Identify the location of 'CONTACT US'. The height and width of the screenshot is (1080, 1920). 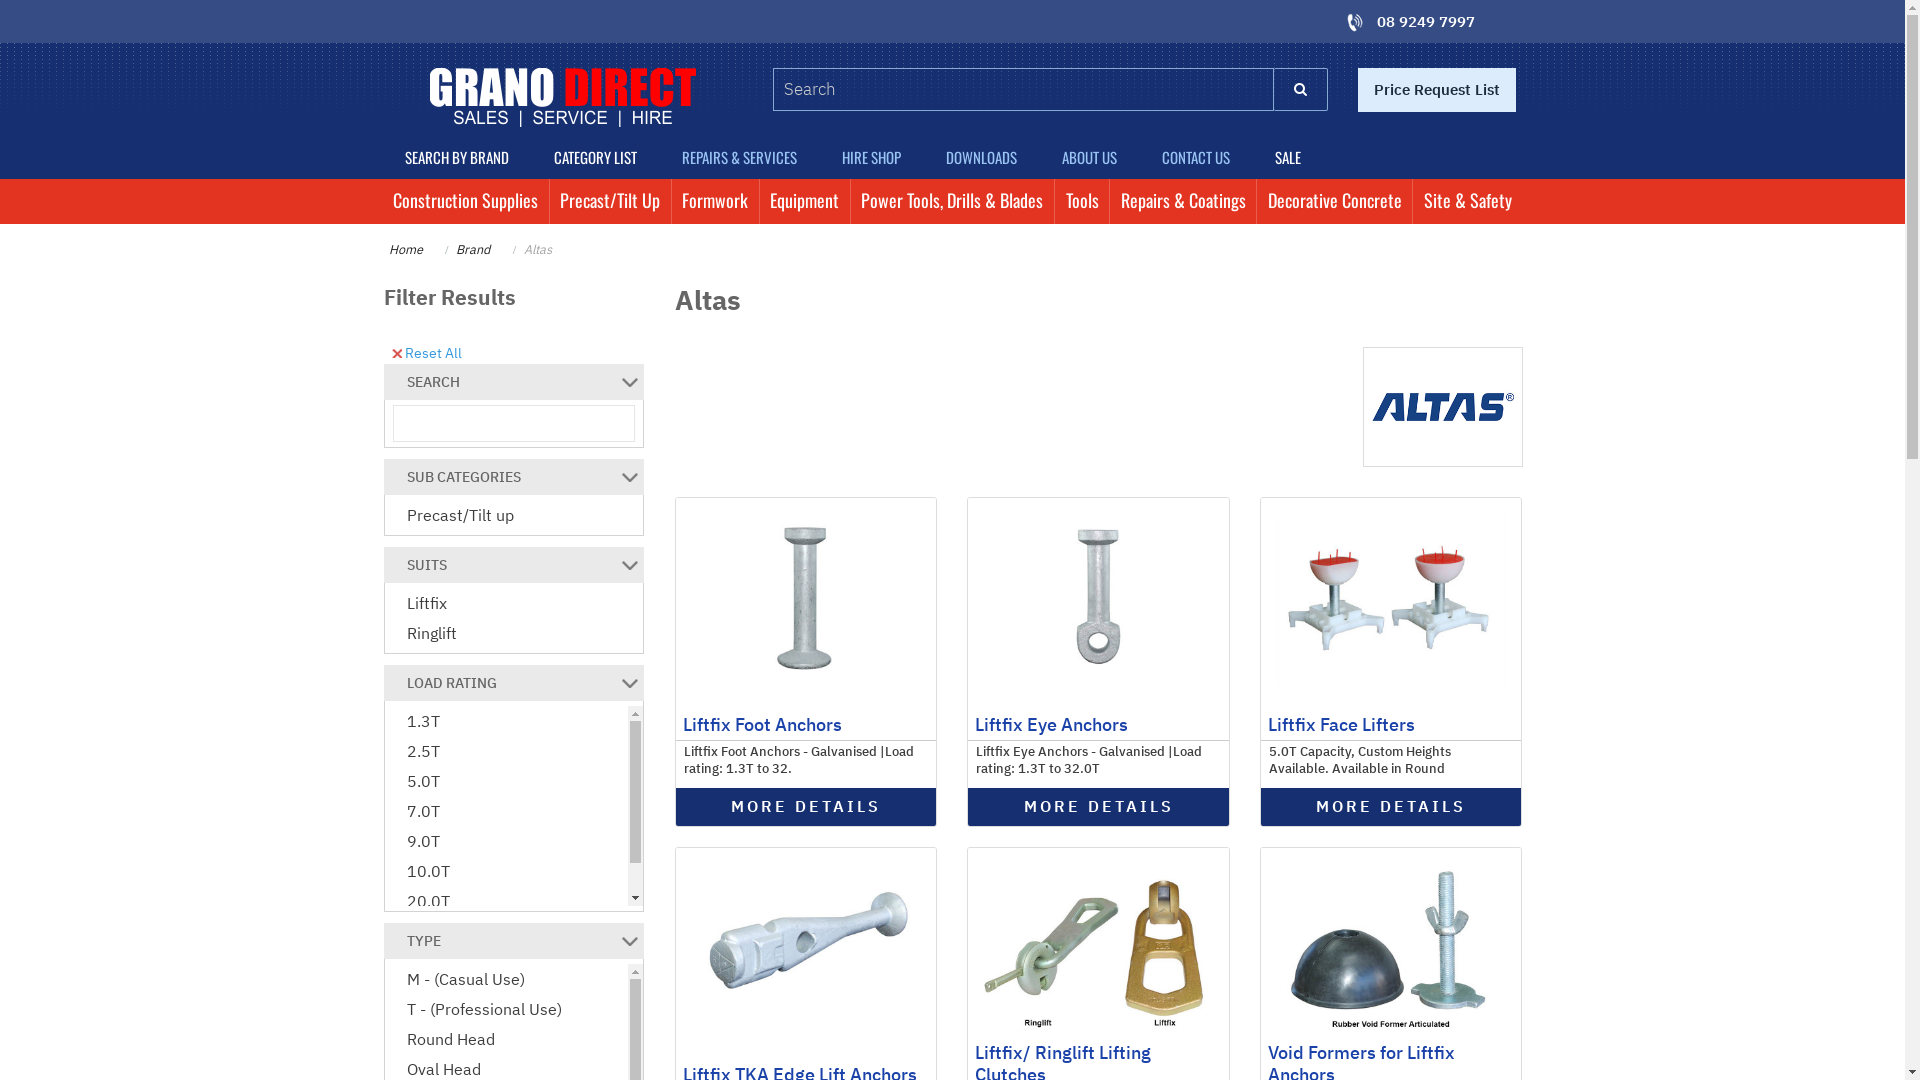
(1196, 157).